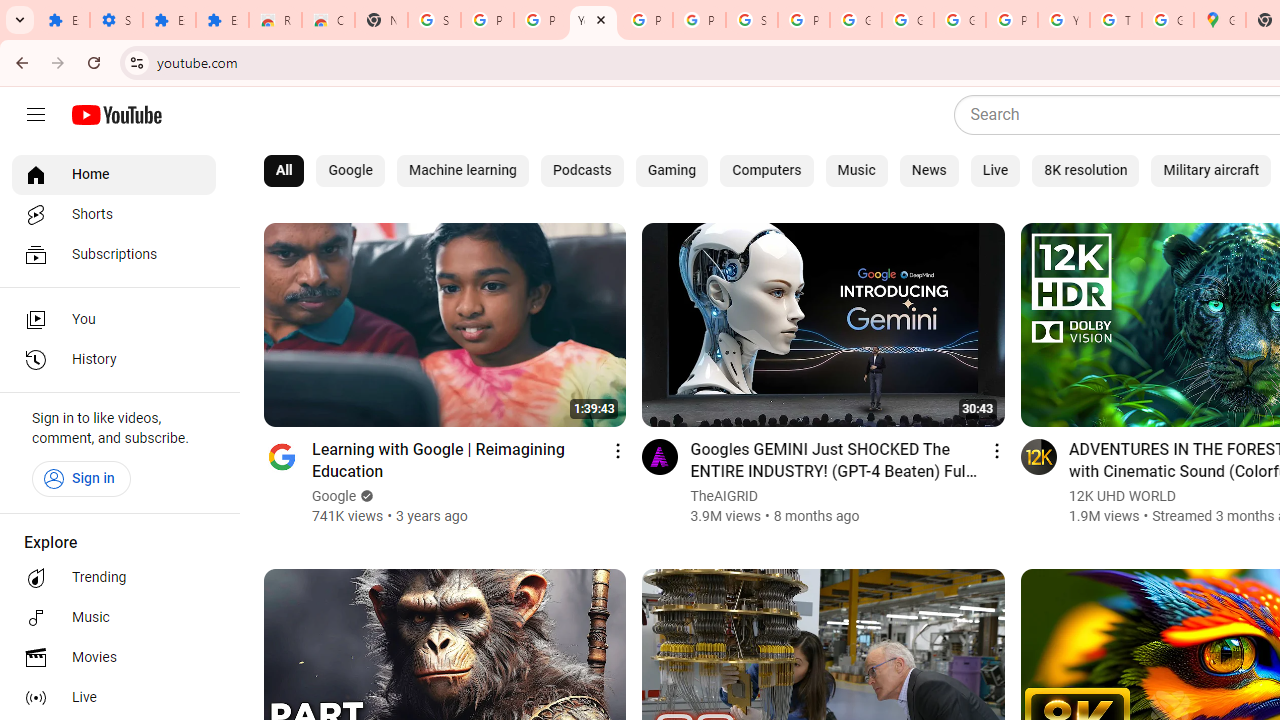 The image size is (1280, 720). I want to click on 'TheAIGRID', so click(724, 495).